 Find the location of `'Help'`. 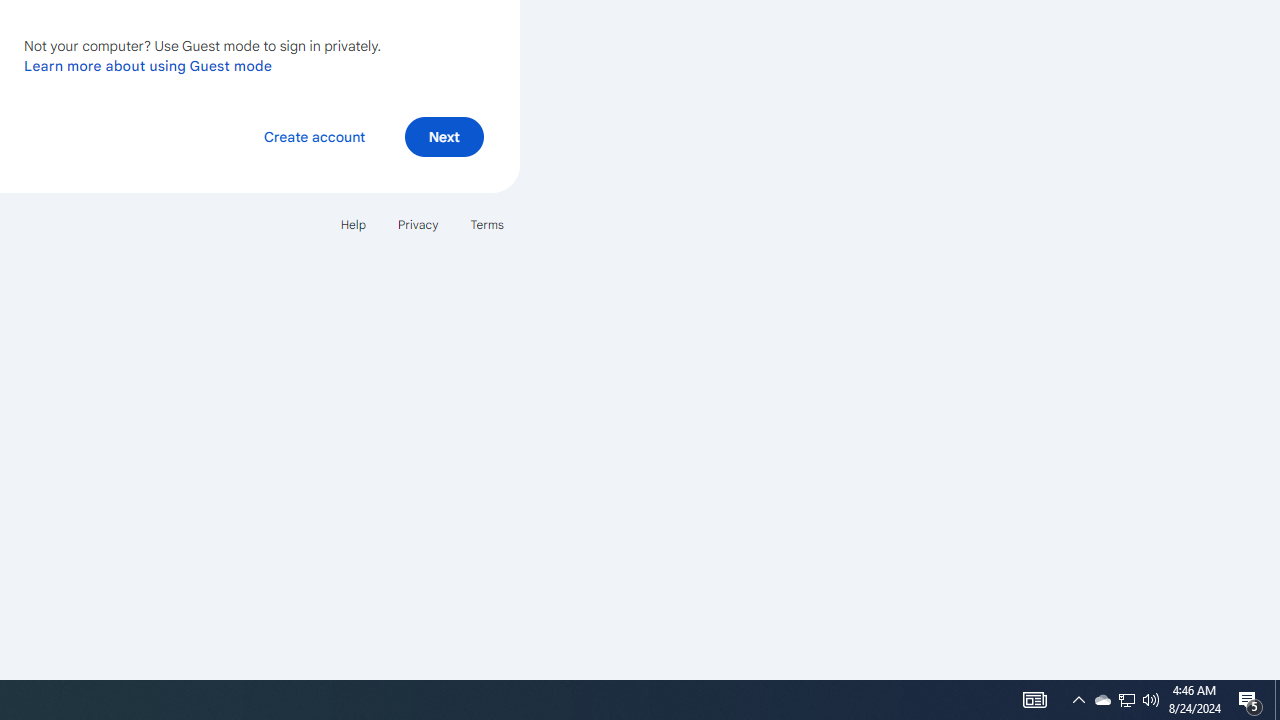

'Help' is located at coordinates (352, 224).